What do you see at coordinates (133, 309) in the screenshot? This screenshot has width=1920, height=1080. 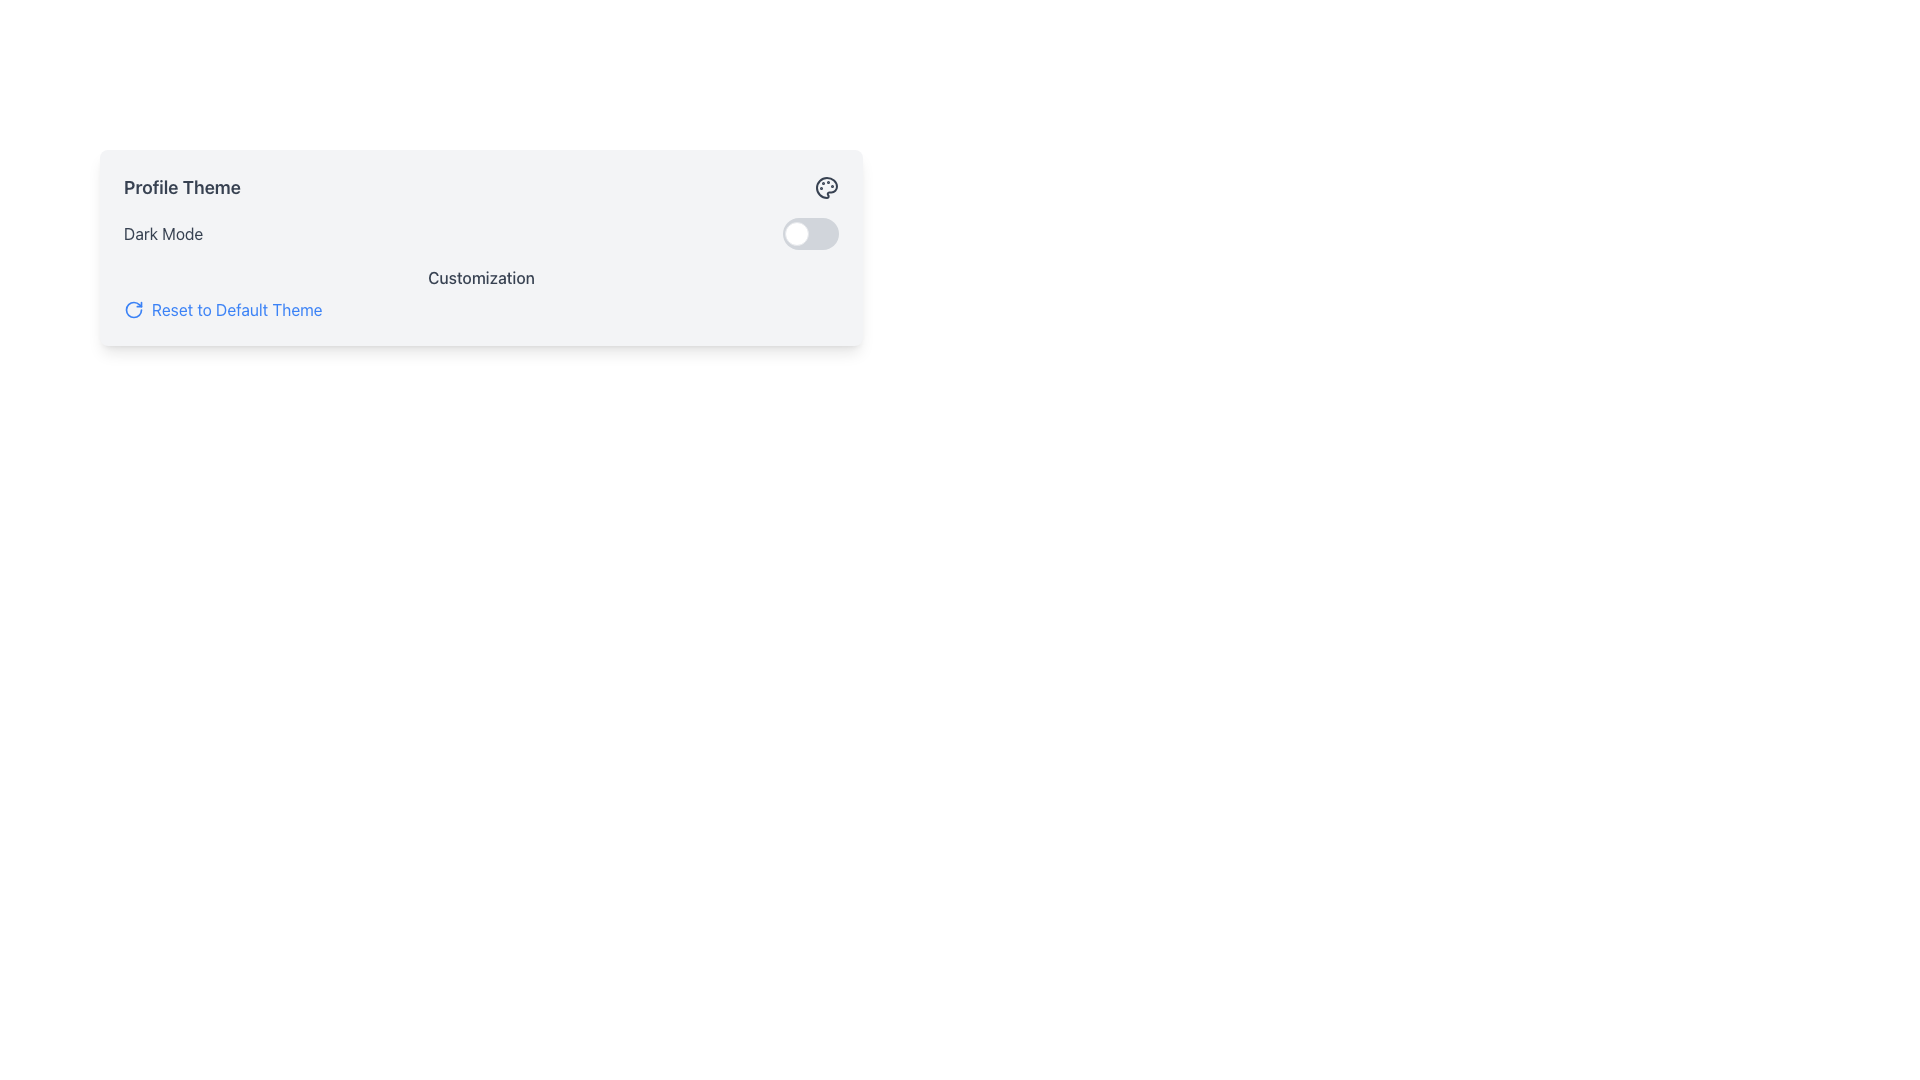 I see `the blue circular icon with a clockwise rotation arrow symbol, which is positioned to the left of the 'Reset to Default Theme' text` at bounding box center [133, 309].